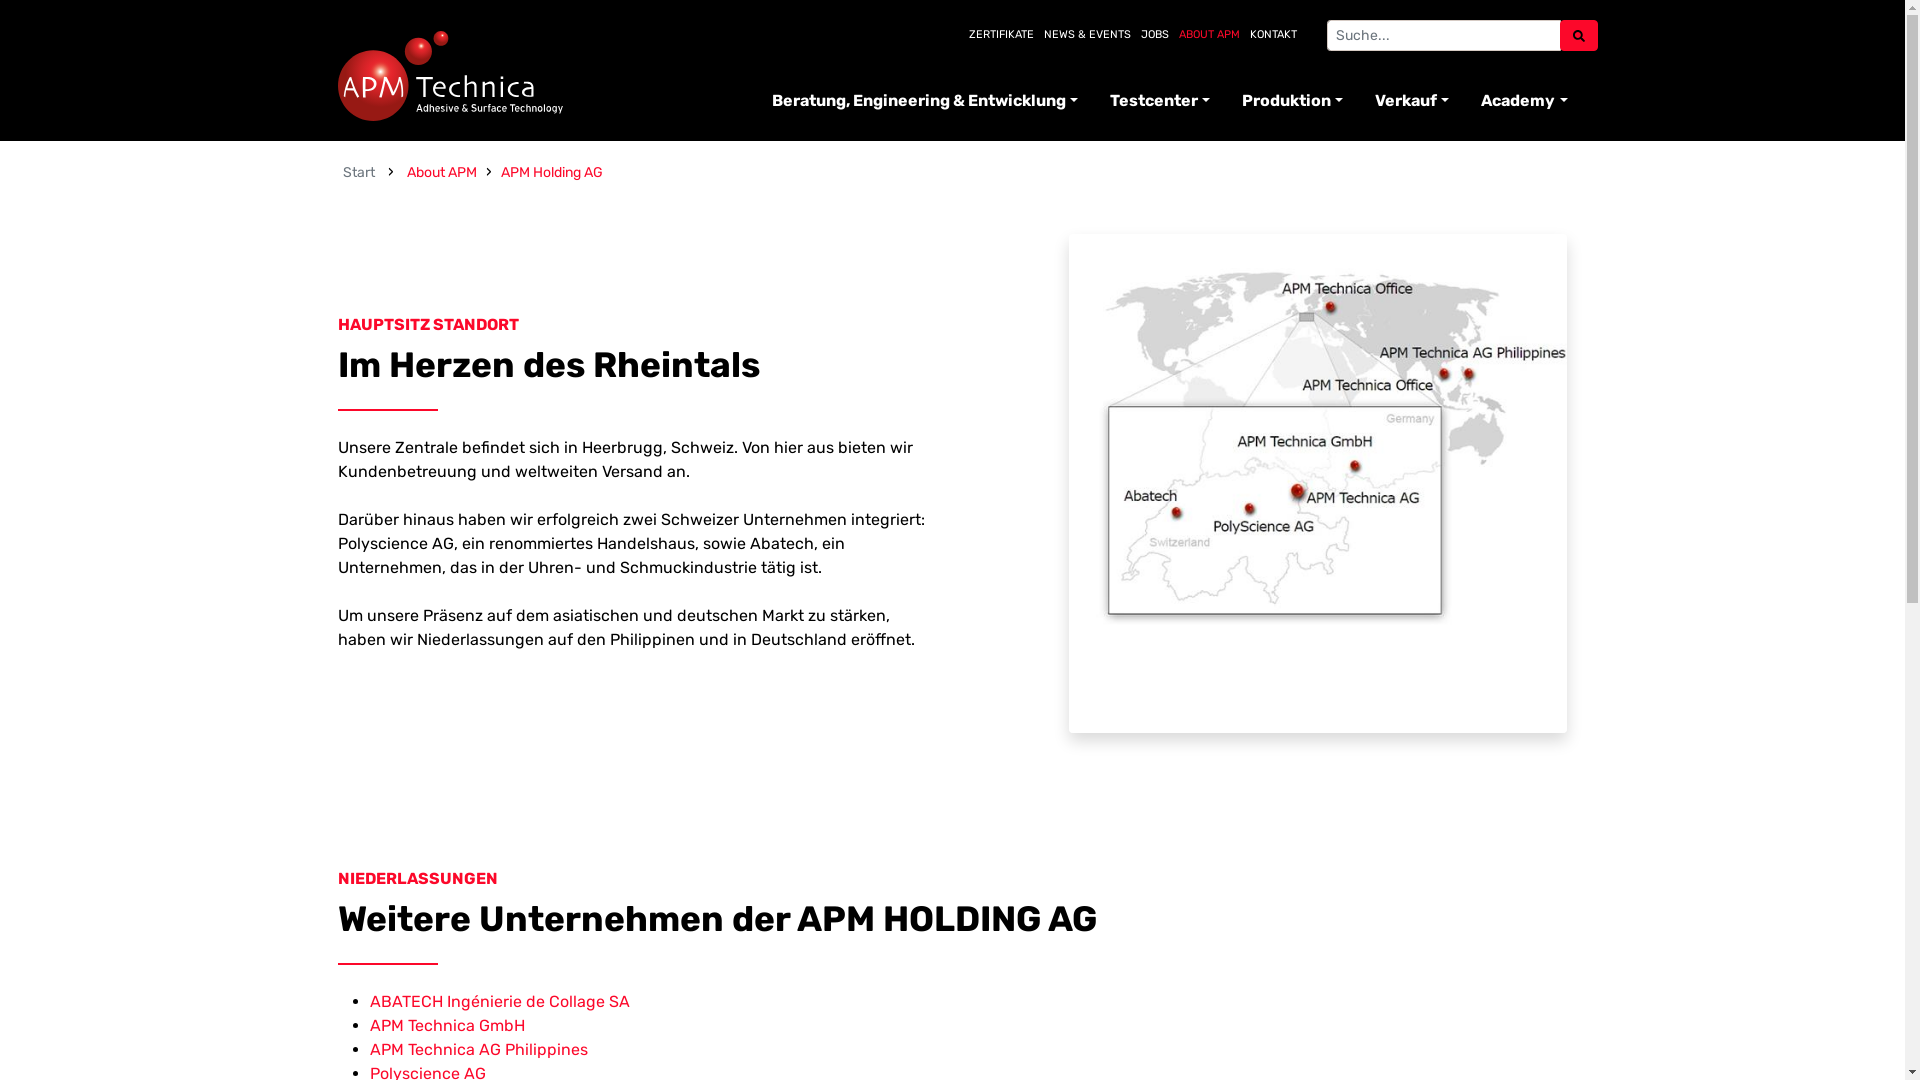 This screenshot has width=1920, height=1080. What do you see at coordinates (1272, 34) in the screenshot?
I see `'KONTAKT'` at bounding box center [1272, 34].